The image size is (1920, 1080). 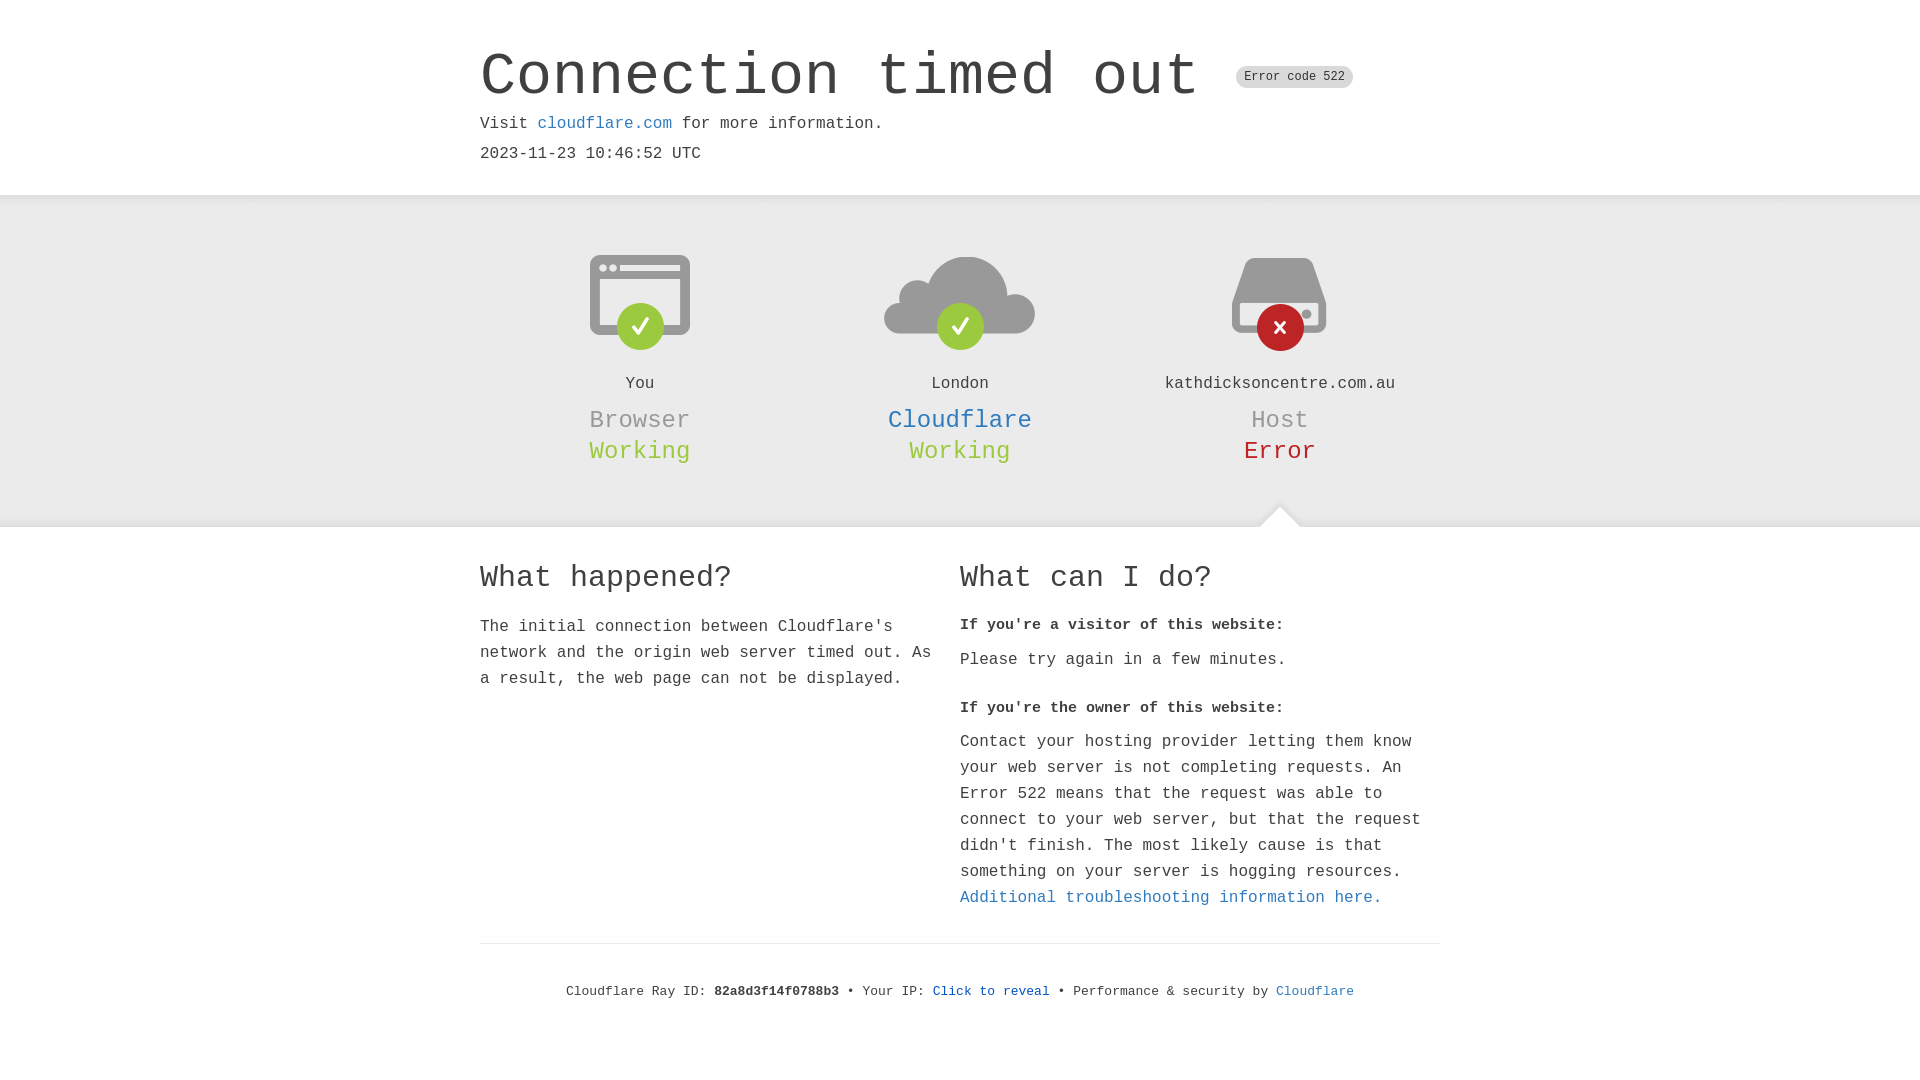 I want to click on 'cloudflare.com', so click(x=603, y=123).